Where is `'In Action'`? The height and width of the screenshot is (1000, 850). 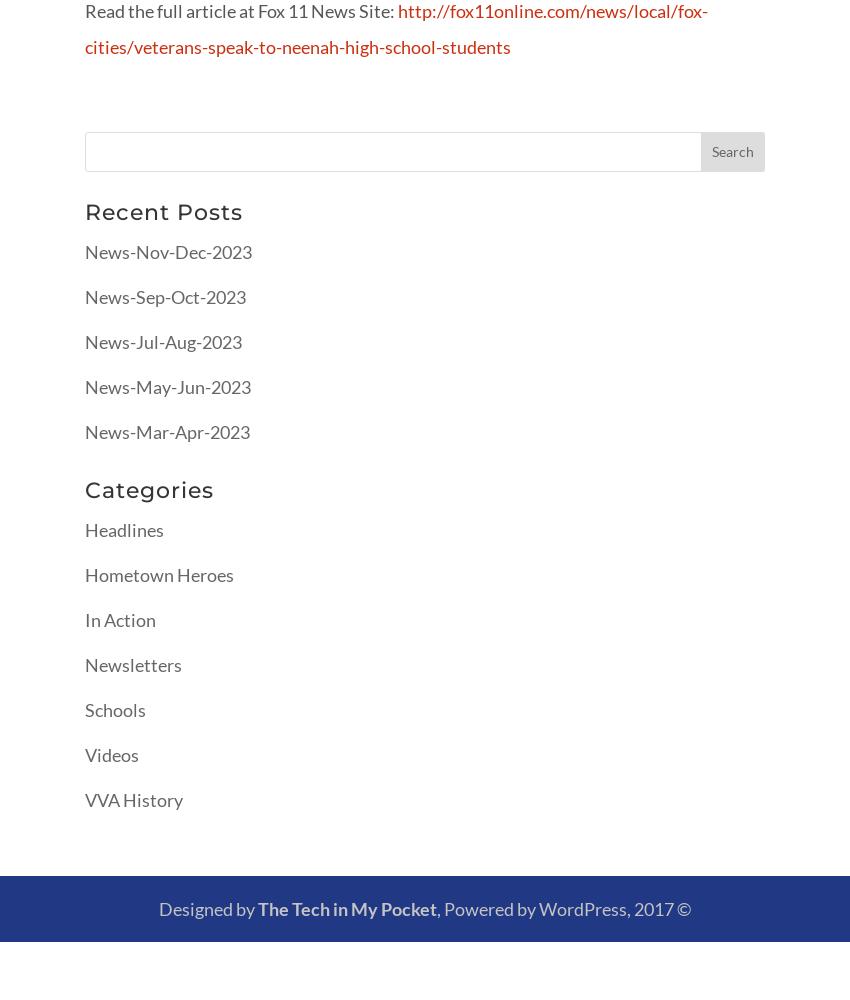 'In Action' is located at coordinates (85, 618).